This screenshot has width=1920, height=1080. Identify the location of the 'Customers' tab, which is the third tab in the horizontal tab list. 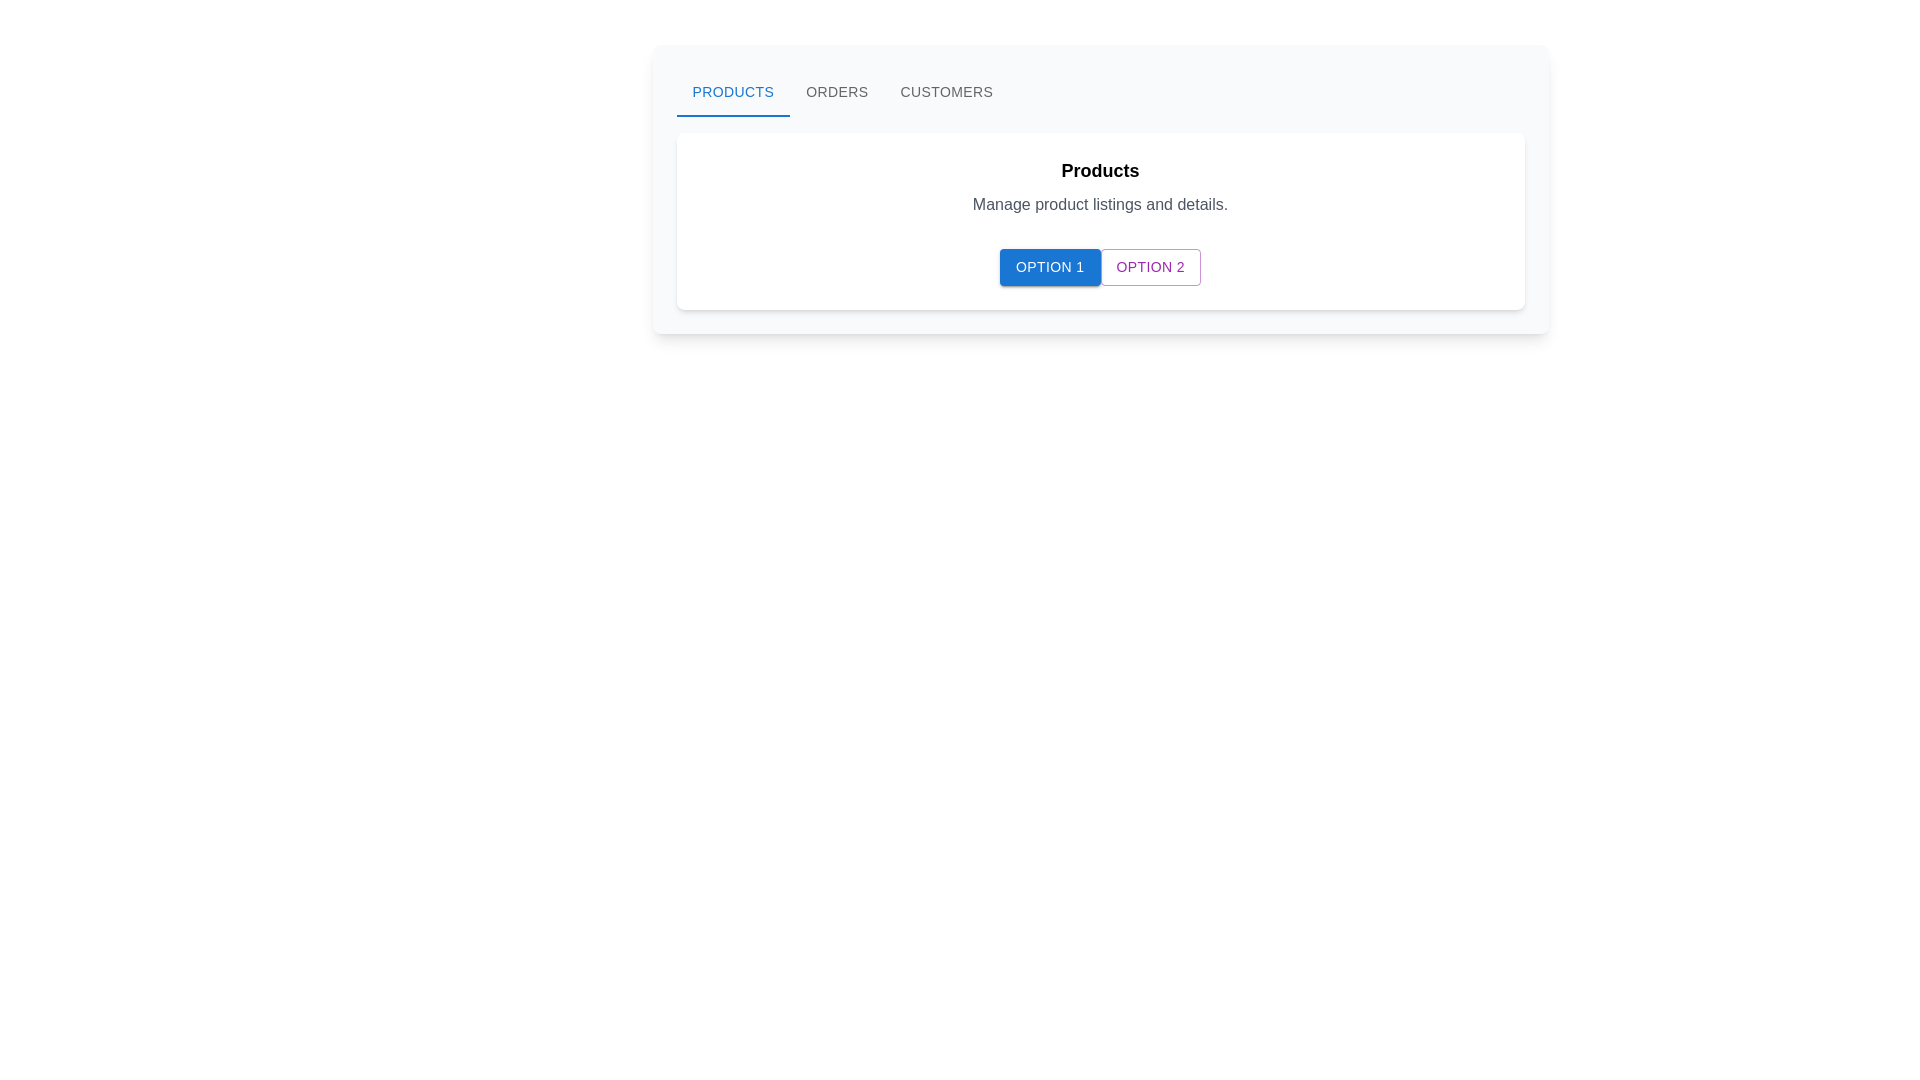
(945, 92).